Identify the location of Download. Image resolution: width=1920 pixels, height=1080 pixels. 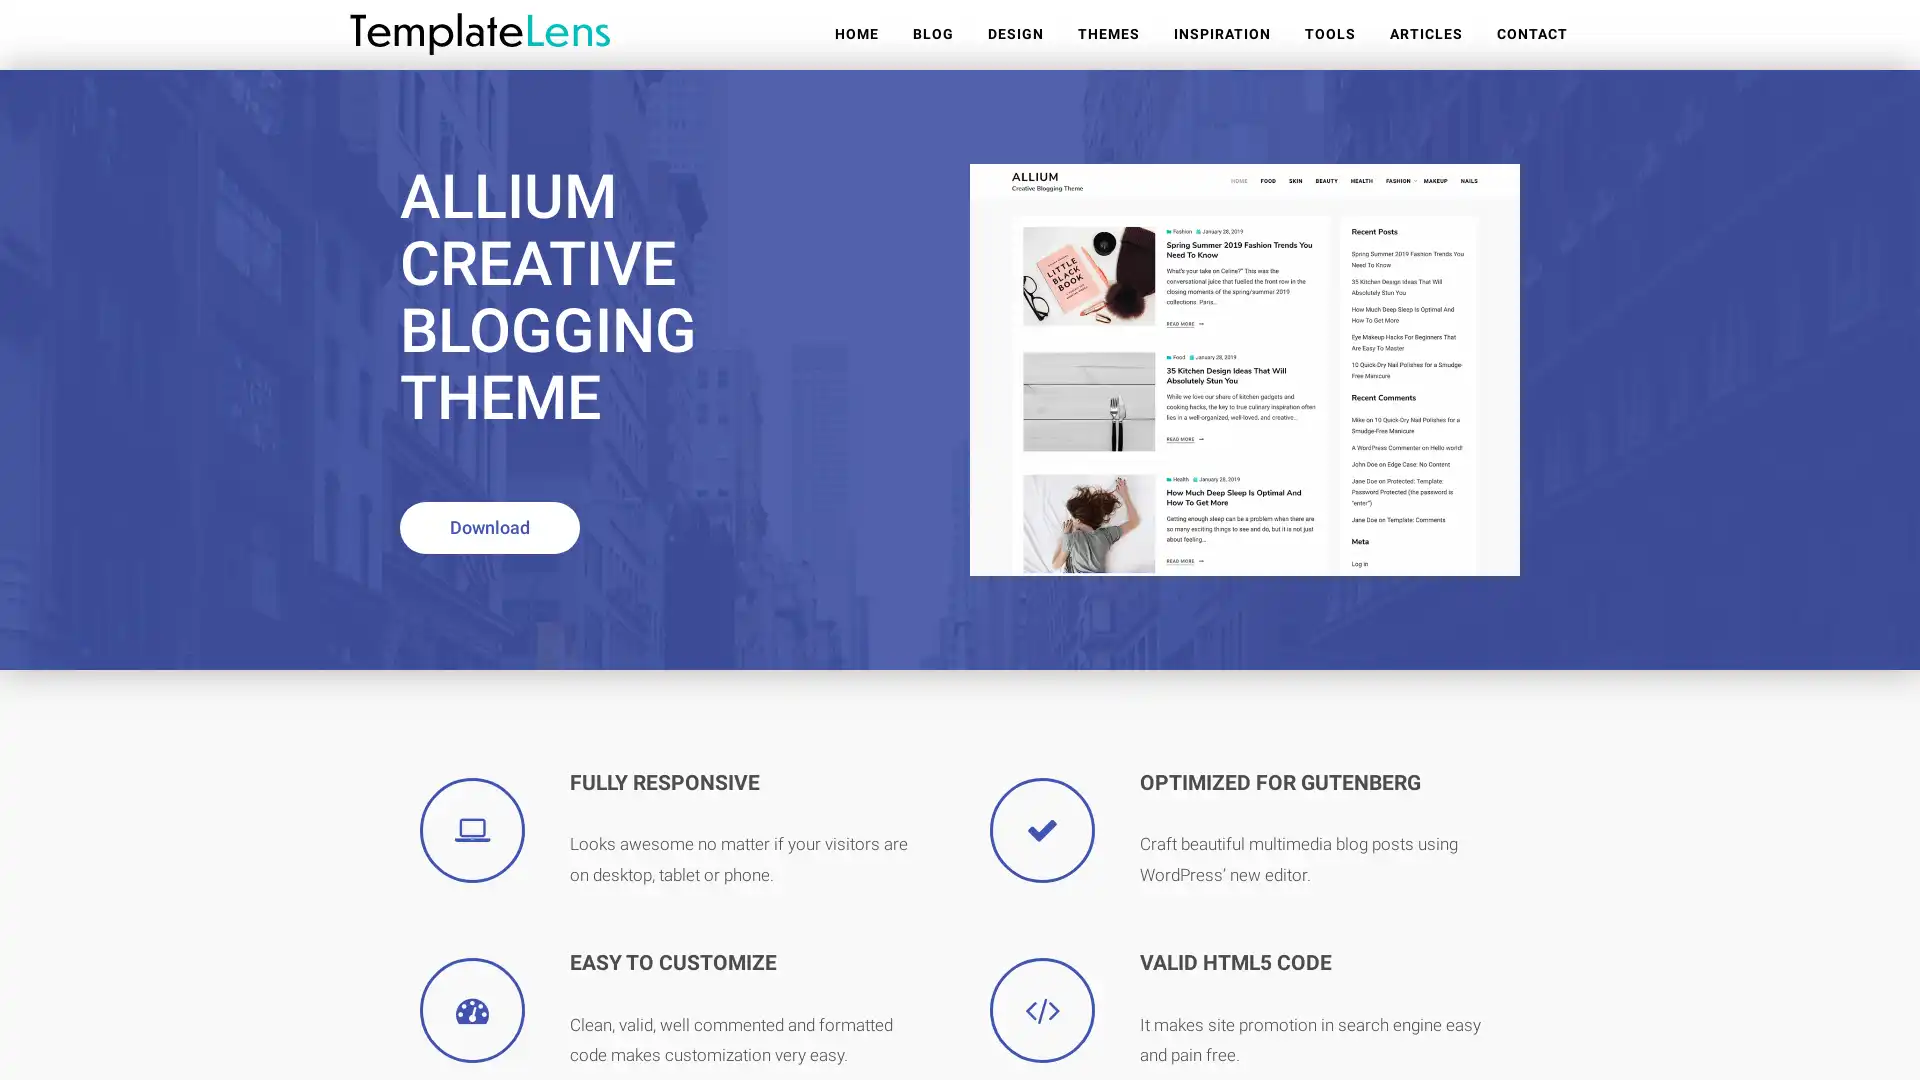
(489, 528).